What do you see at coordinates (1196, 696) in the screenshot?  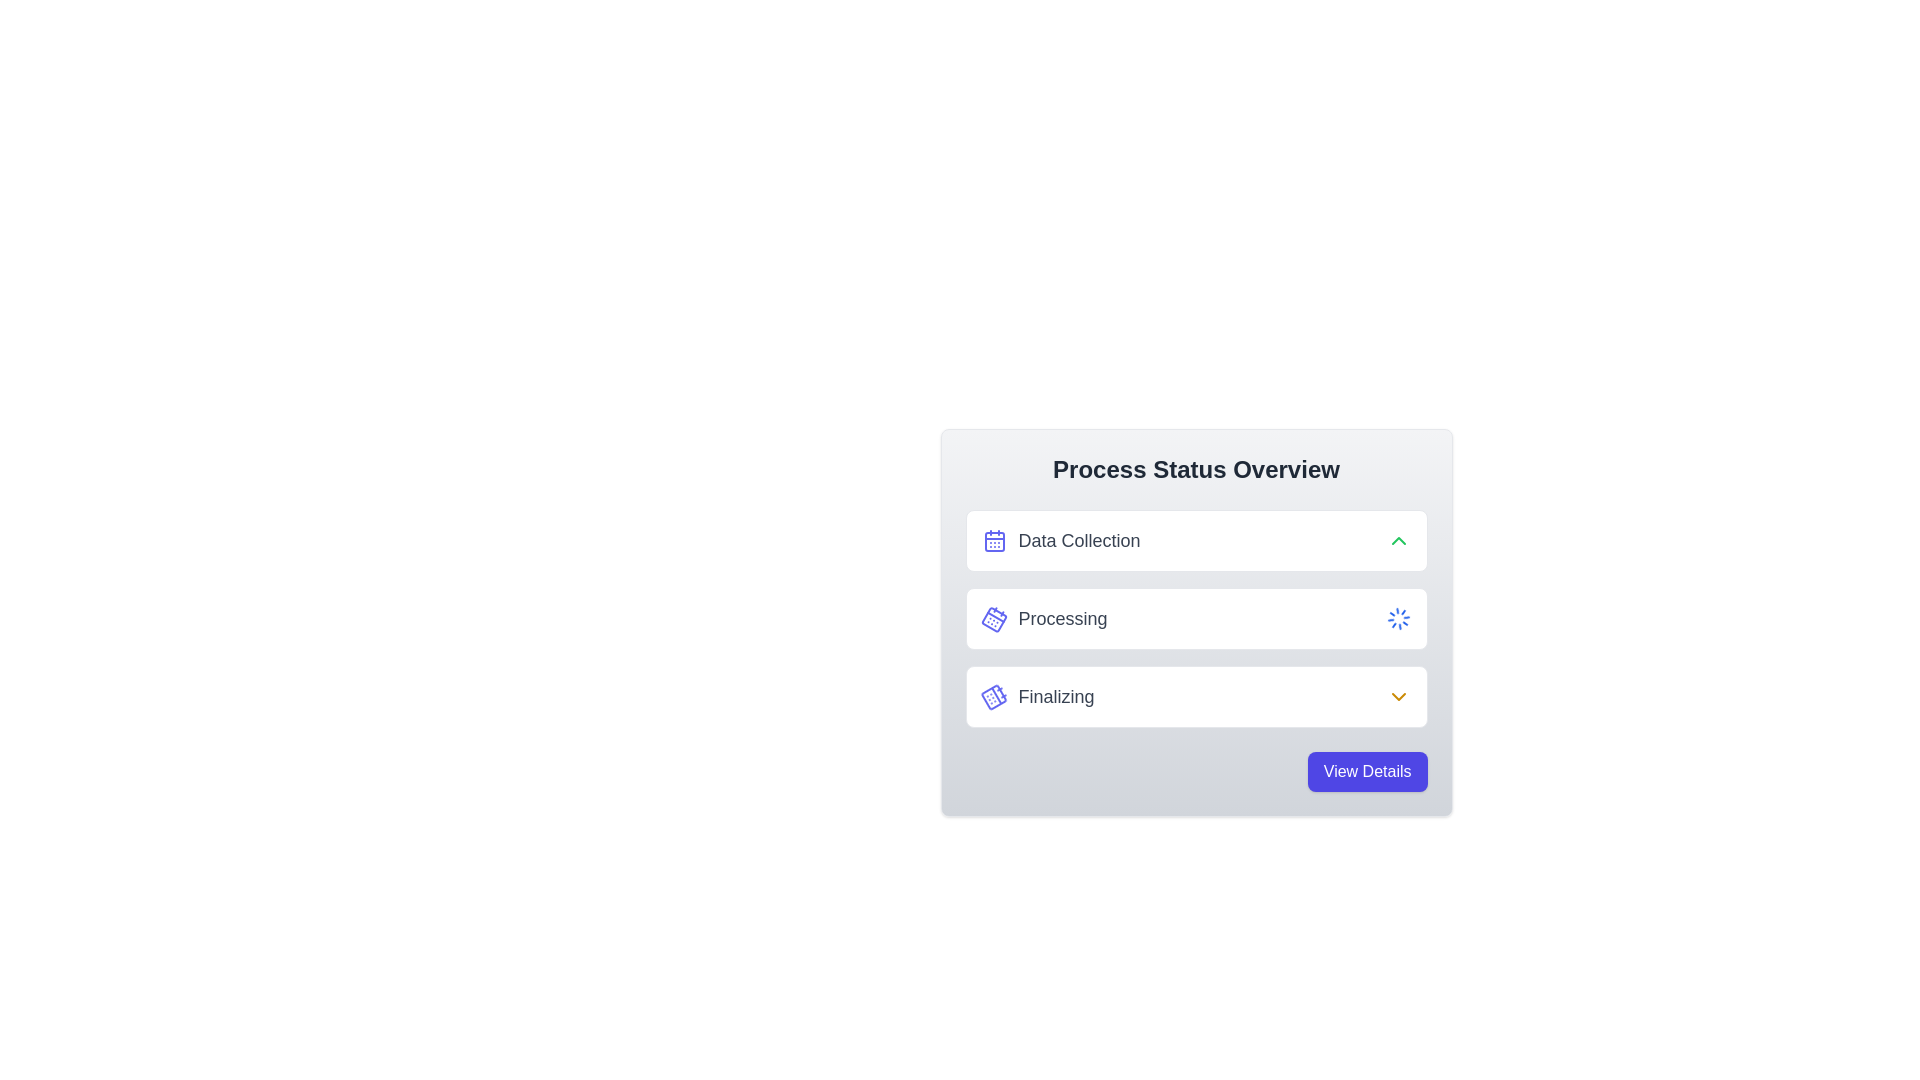 I see `the 'Finalizing' button located beneath the 'Processing' button in the 'Process Status Overview' card` at bounding box center [1196, 696].